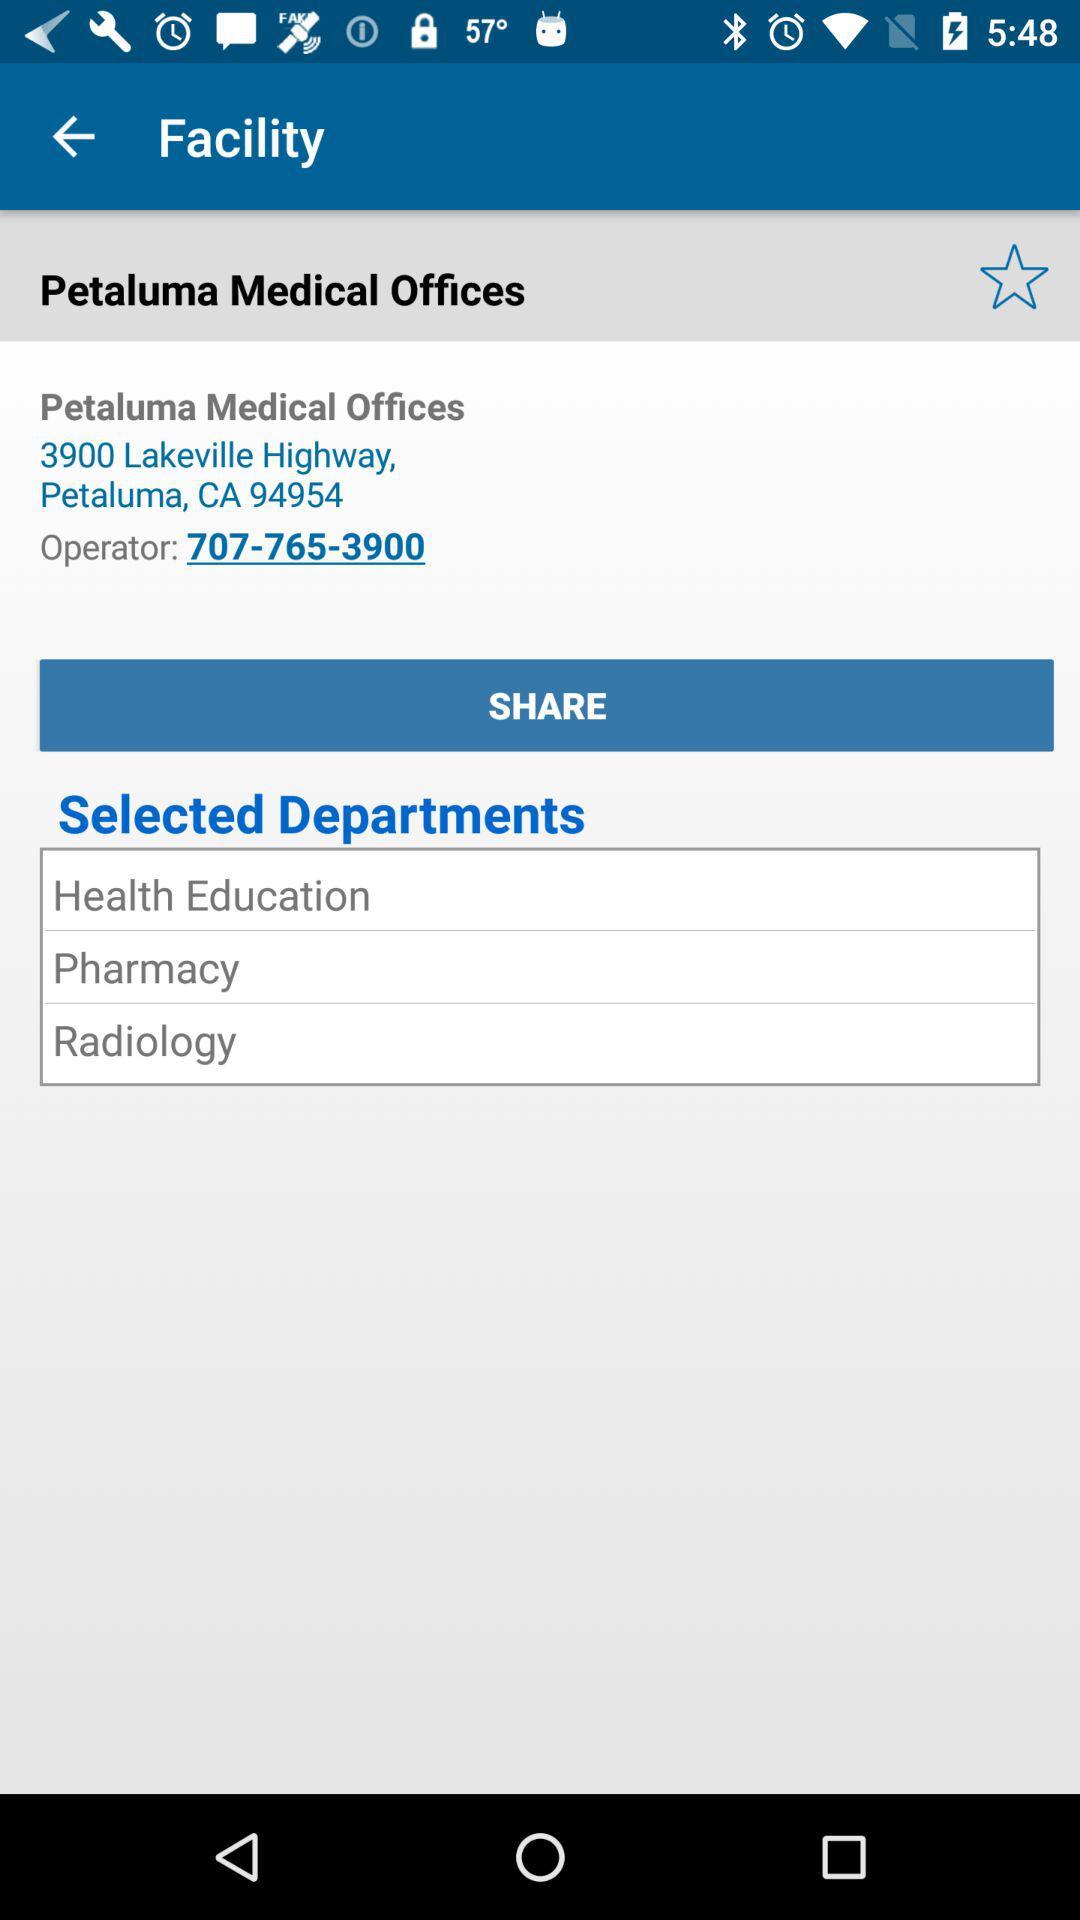 This screenshot has height=1920, width=1080. What do you see at coordinates (72, 135) in the screenshot?
I see `app to the left of the facility icon` at bounding box center [72, 135].